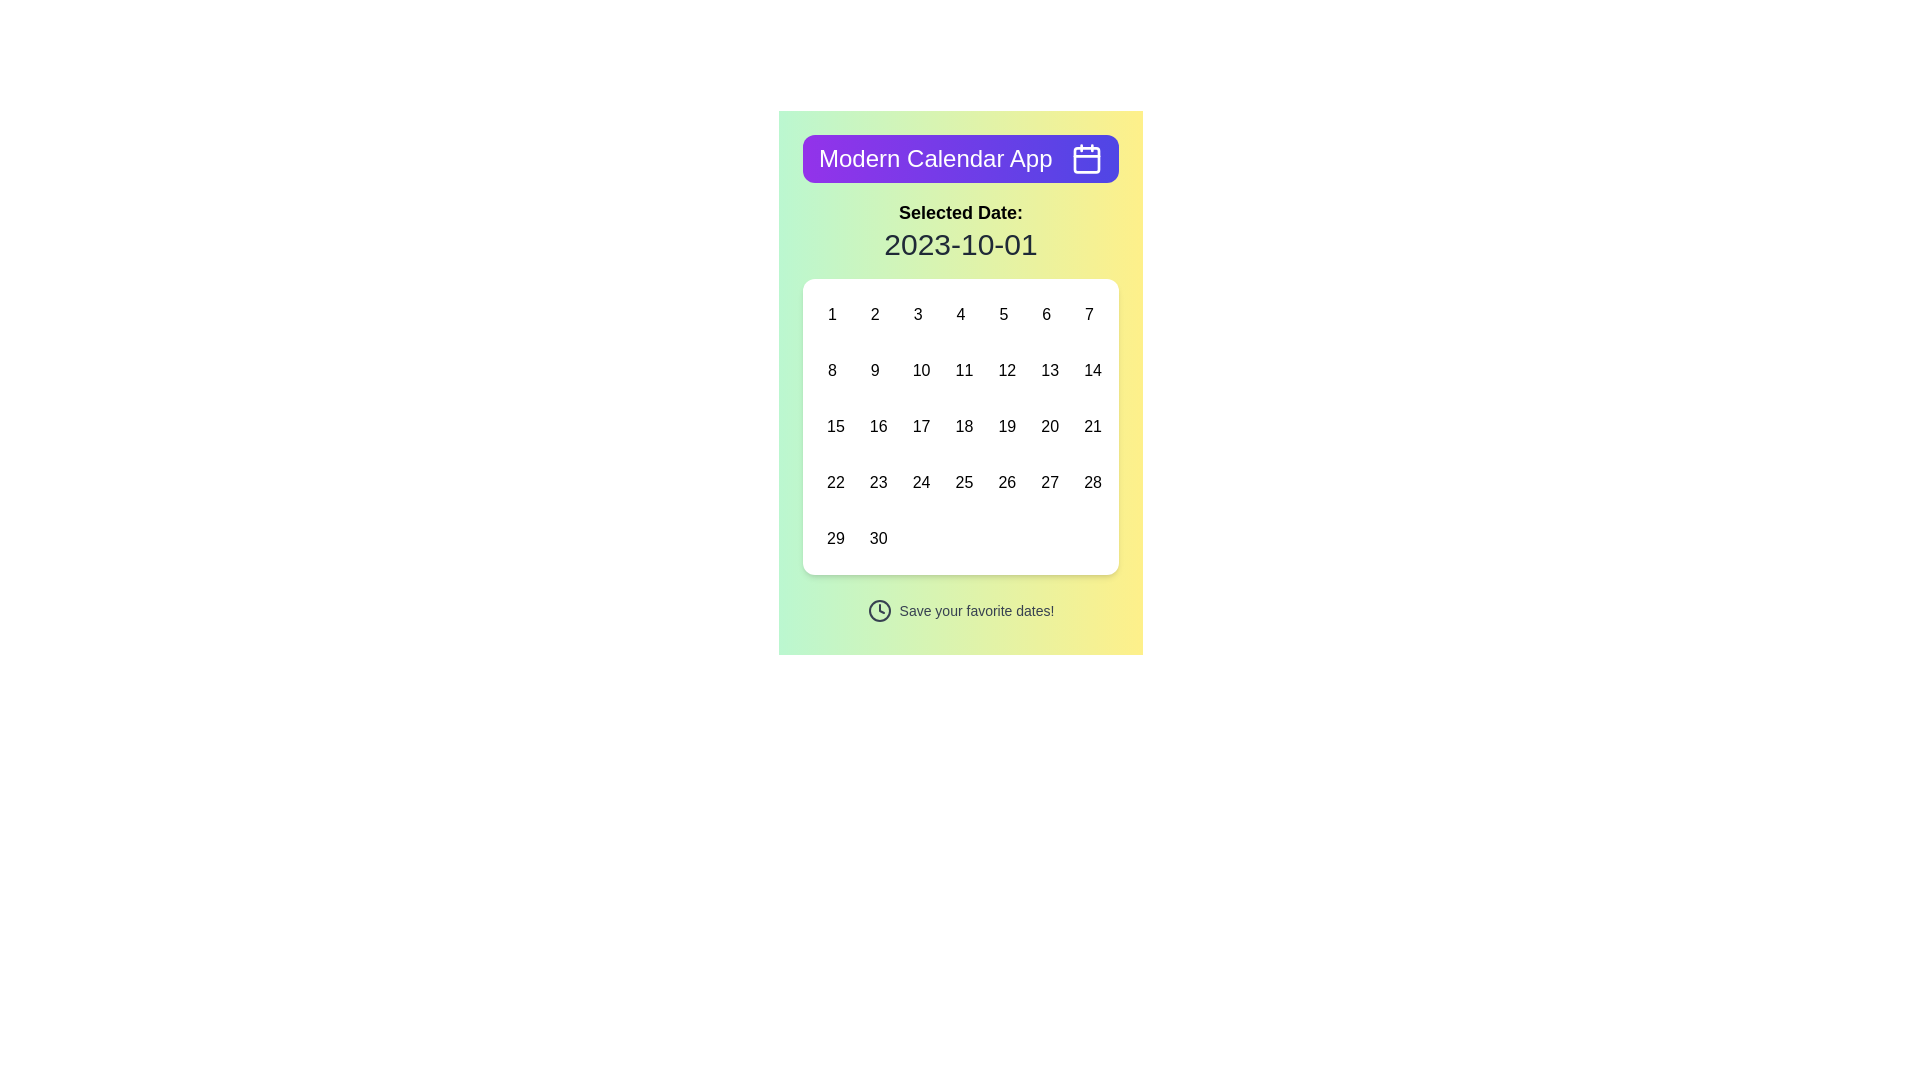  What do you see at coordinates (832, 315) in the screenshot?
I see `the small rectangular button with rounded corners displaying '1' in bold black text` at bounding box center [832, 315].